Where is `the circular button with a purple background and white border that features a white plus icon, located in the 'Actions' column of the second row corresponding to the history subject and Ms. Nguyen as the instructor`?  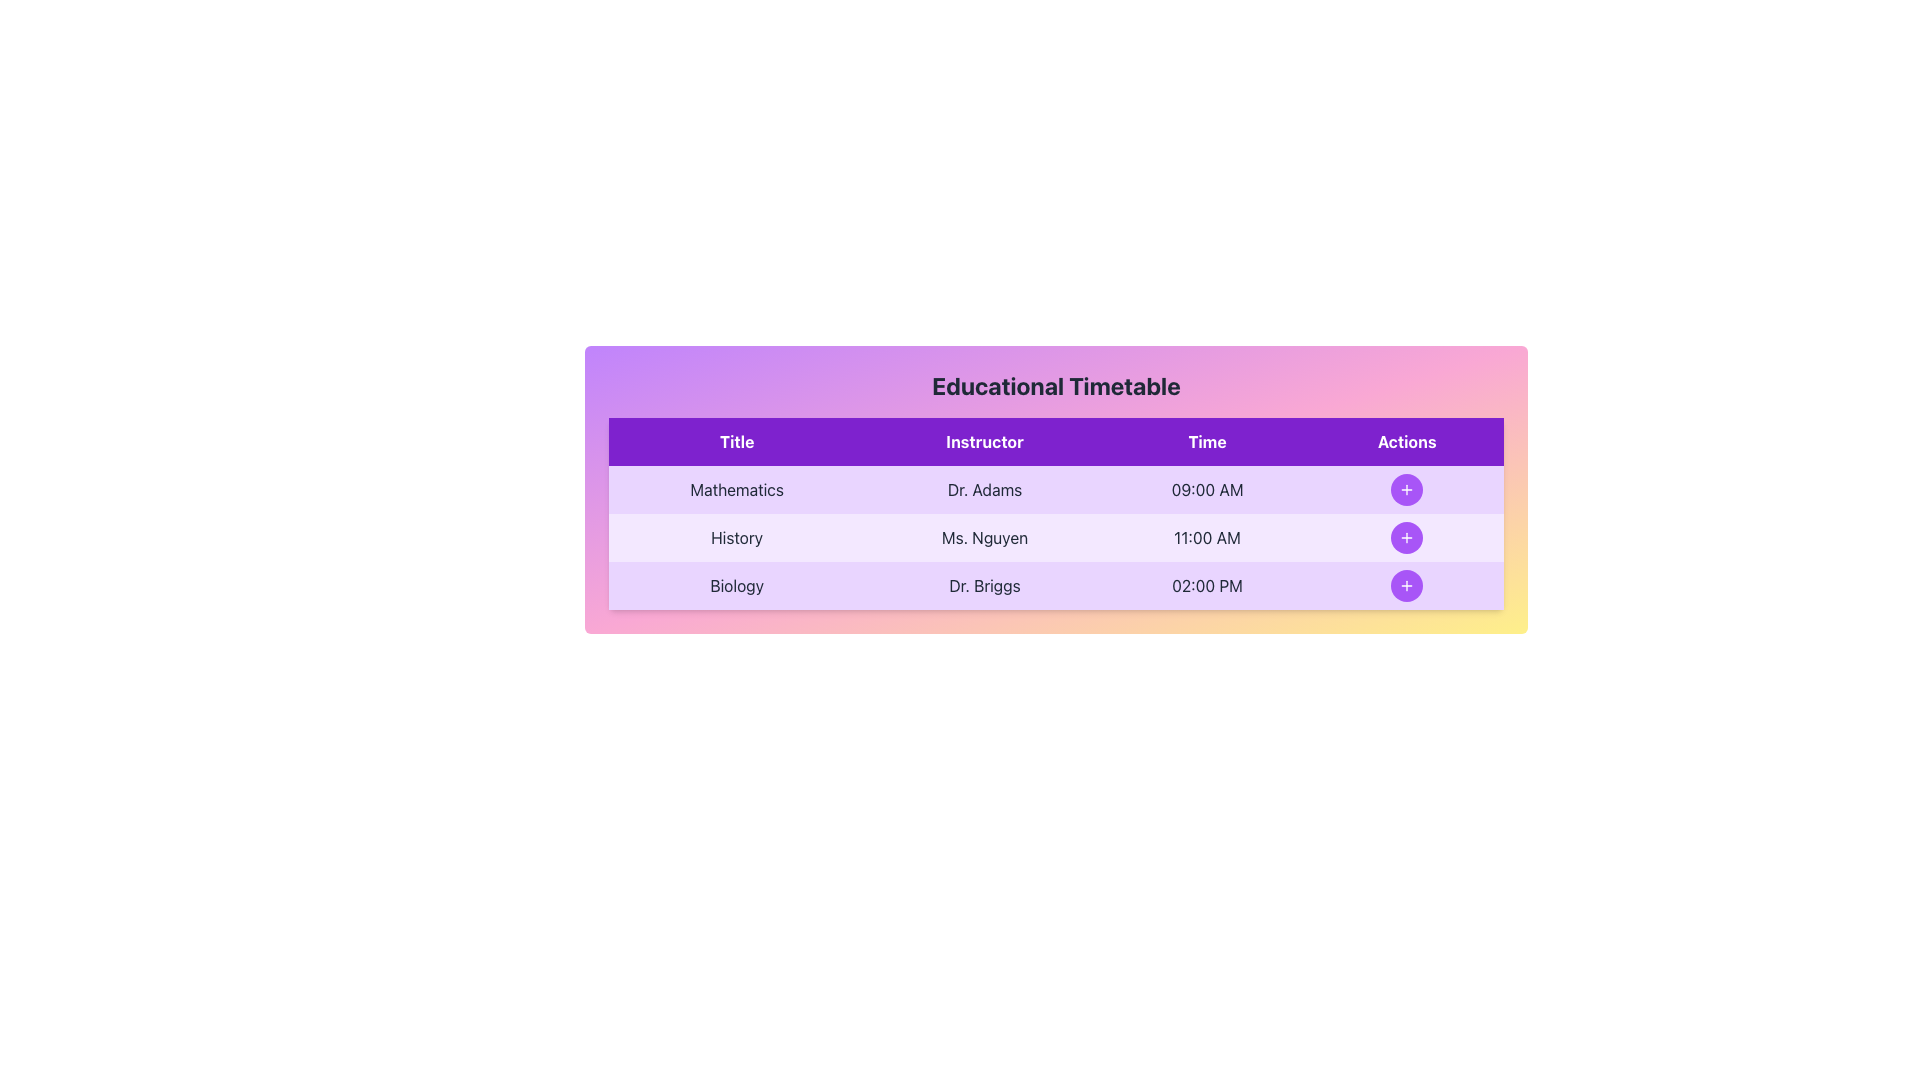 the circular button with a purple background and white border that features a white plus icon, located in the 'Actions' column of the second row corresponding to the history subject and Ms. Nguyen as the instructor is located at coordinates (1406, 536).